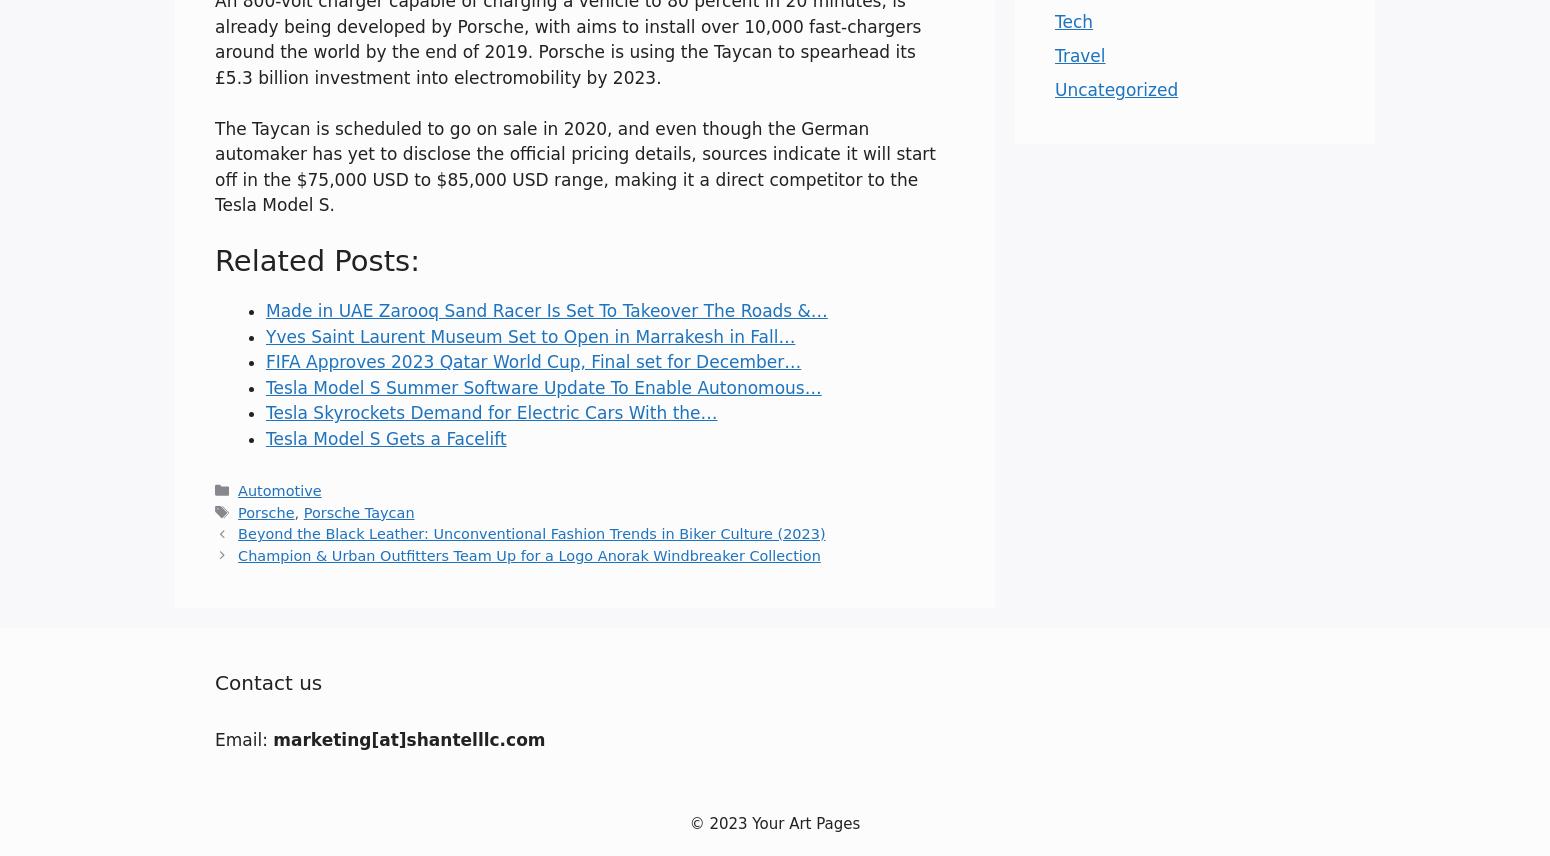 The width and height of the screenshot is (1550, 856). Describe the element at coordinates (279, 490) in the screenshot. I see `'Automotive'` at that location.